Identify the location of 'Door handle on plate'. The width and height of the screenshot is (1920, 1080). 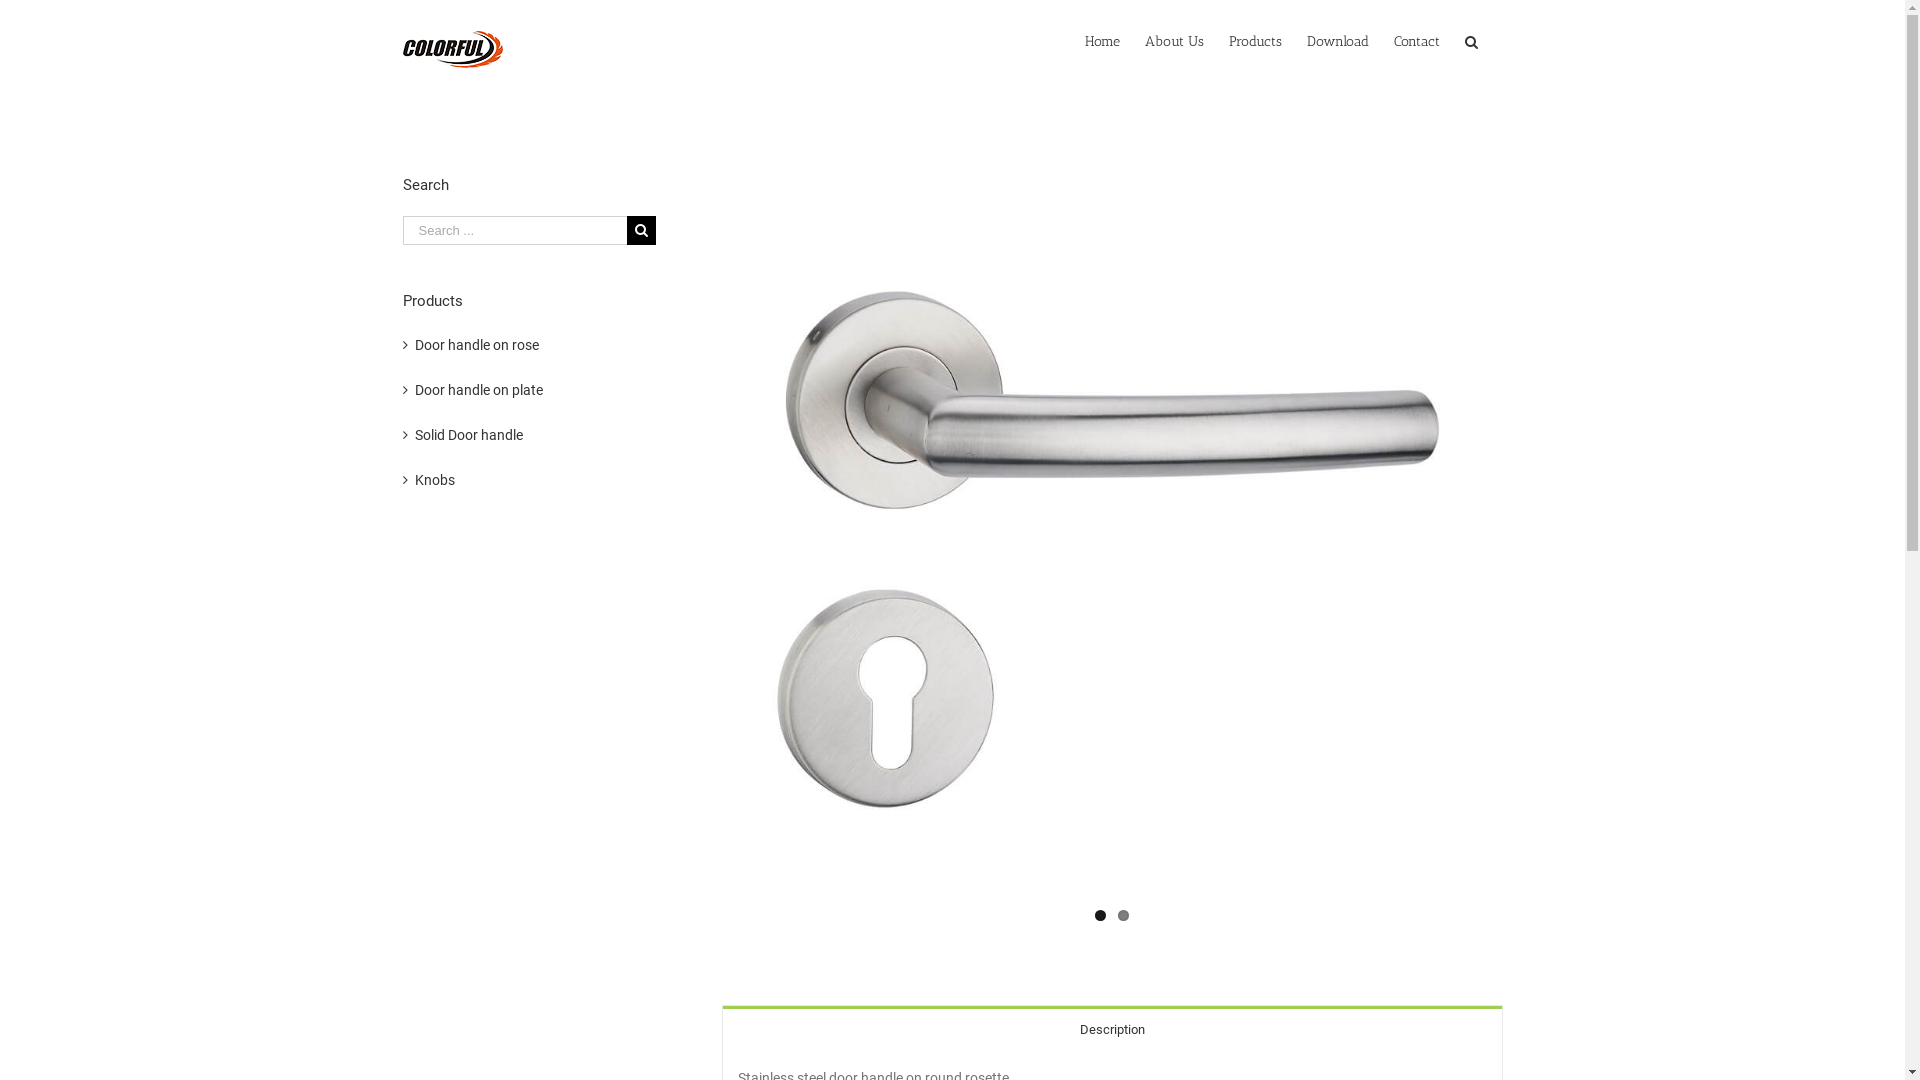
(412, 389).